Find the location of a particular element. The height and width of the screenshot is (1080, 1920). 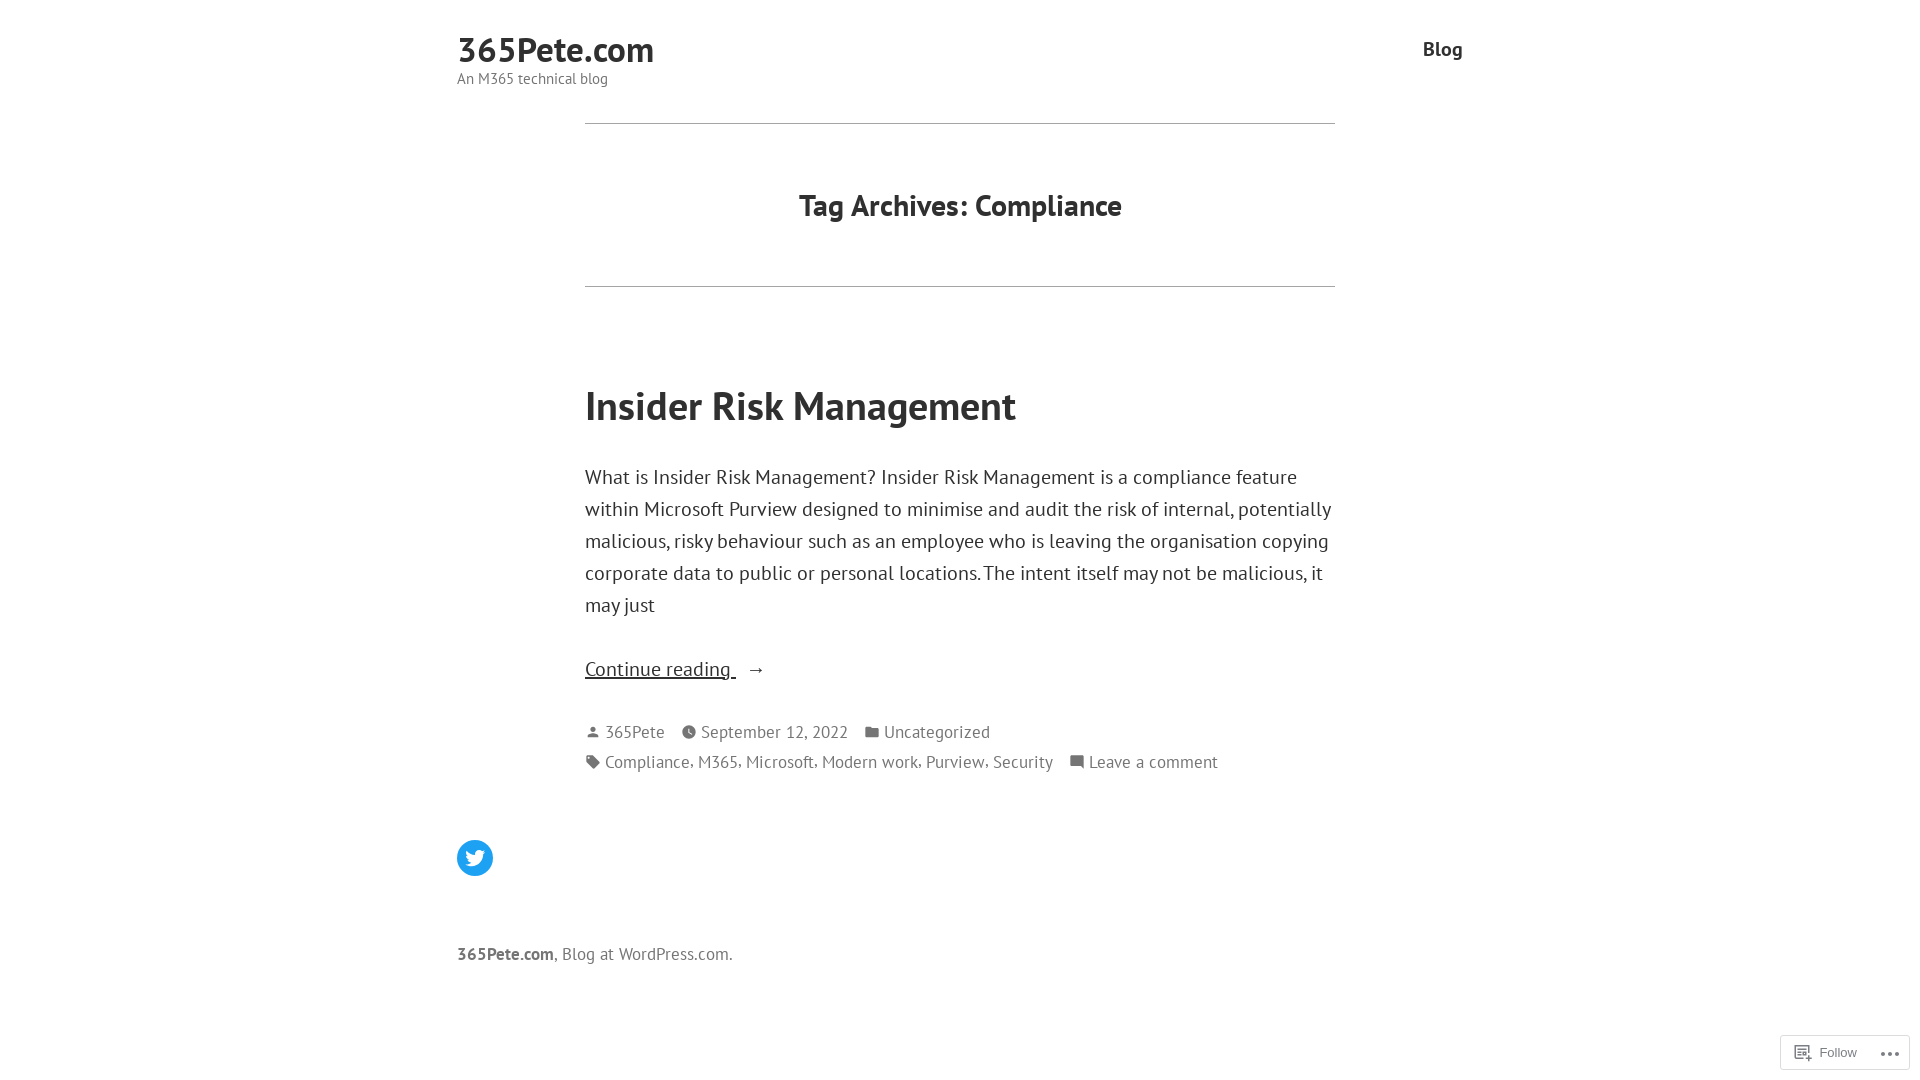

'Leave a comment' is located at coordinates (1153, 762).